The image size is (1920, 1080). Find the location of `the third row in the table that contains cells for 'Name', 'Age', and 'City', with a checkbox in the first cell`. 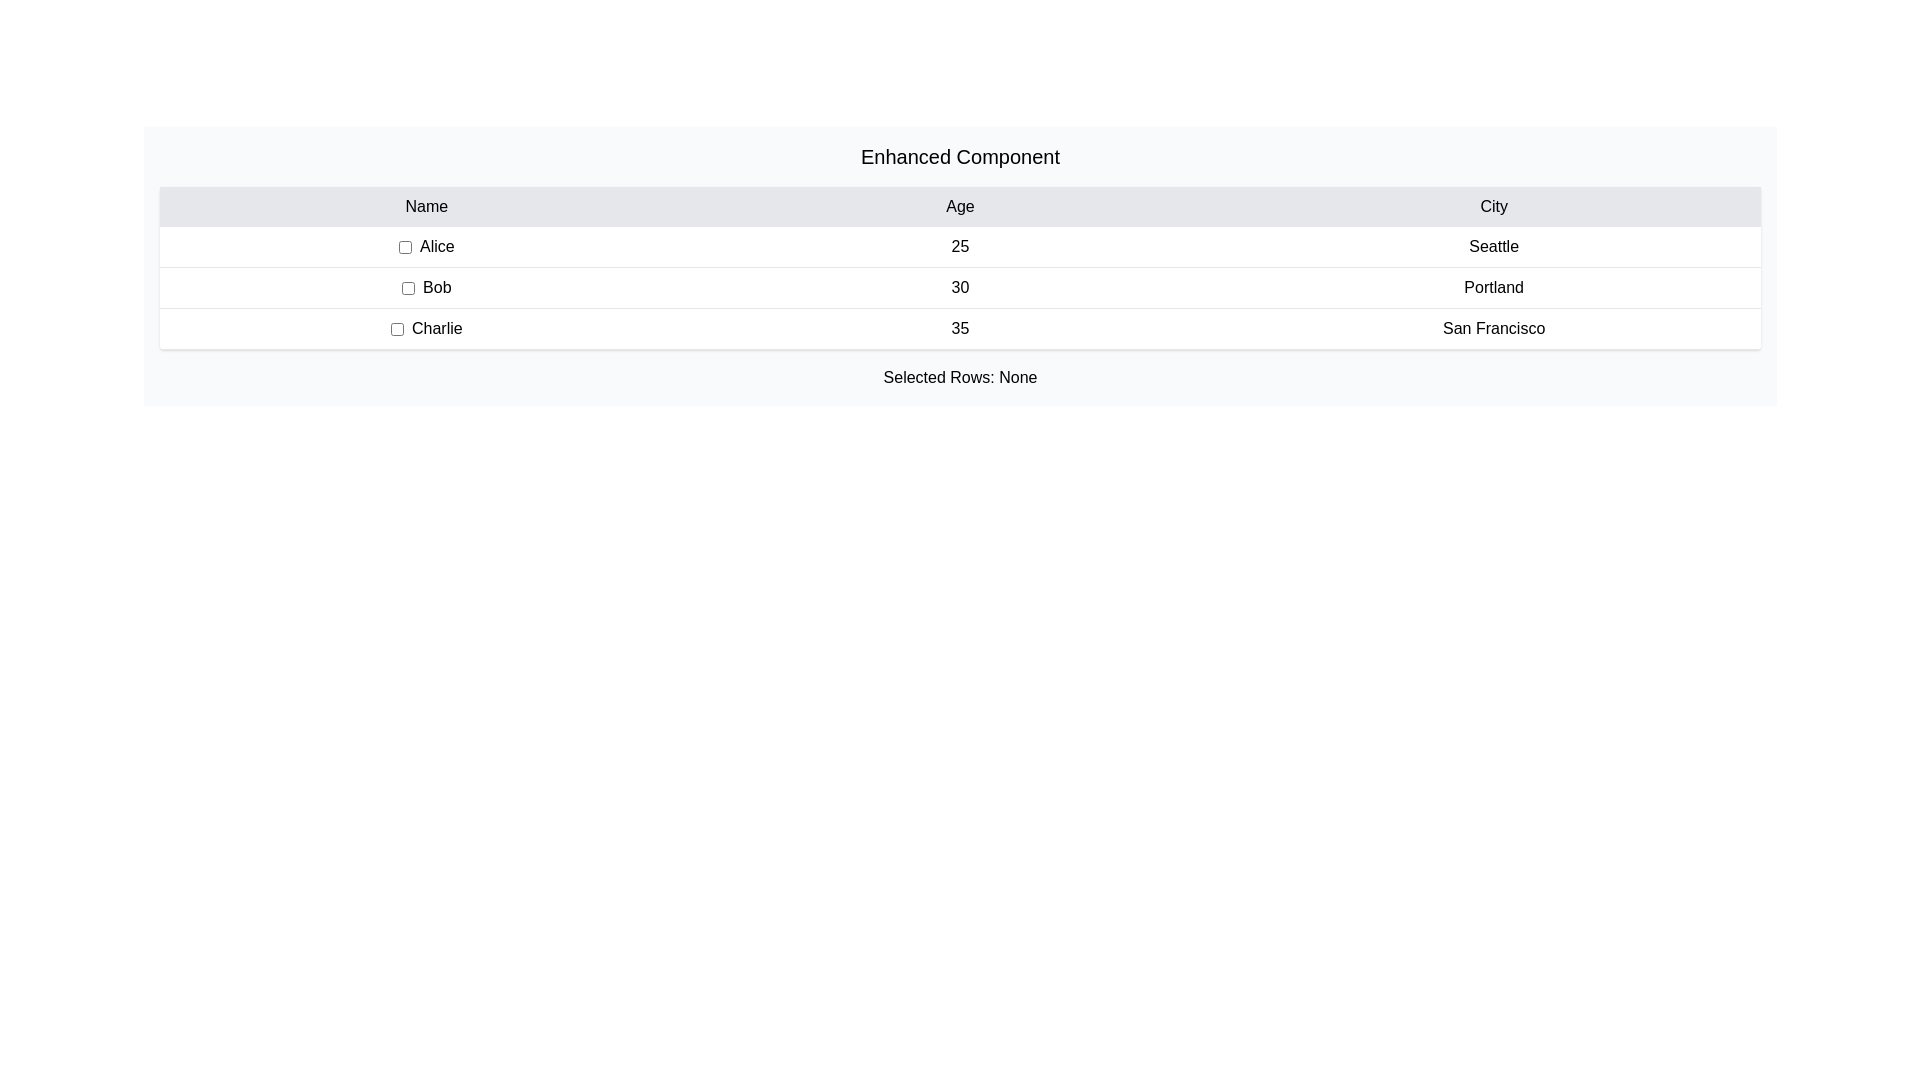

the third row in the table that contains cells for 'Name', 'Age', and 'City', with a checkbox in the first cell is located at coordinates (960, 328).